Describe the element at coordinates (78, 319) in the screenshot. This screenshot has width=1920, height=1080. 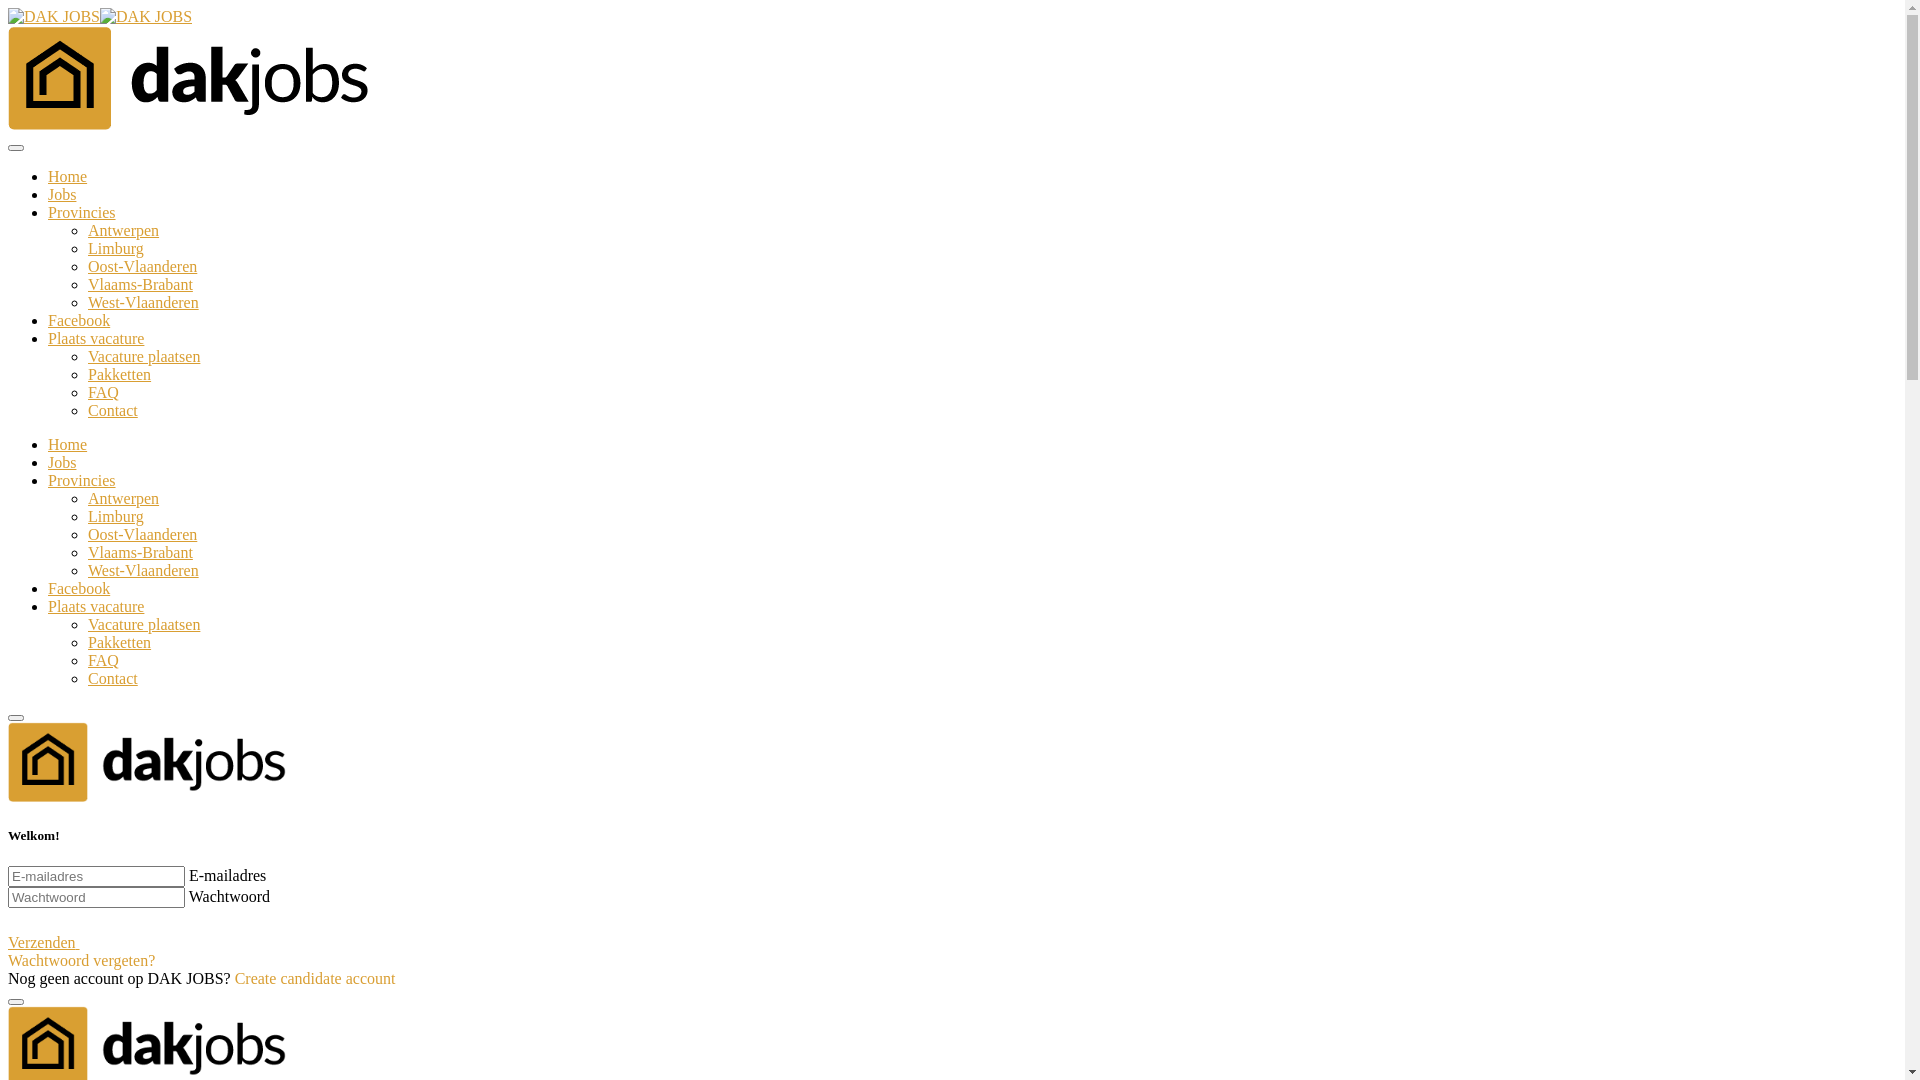
I see `'Facebook'` at that location.